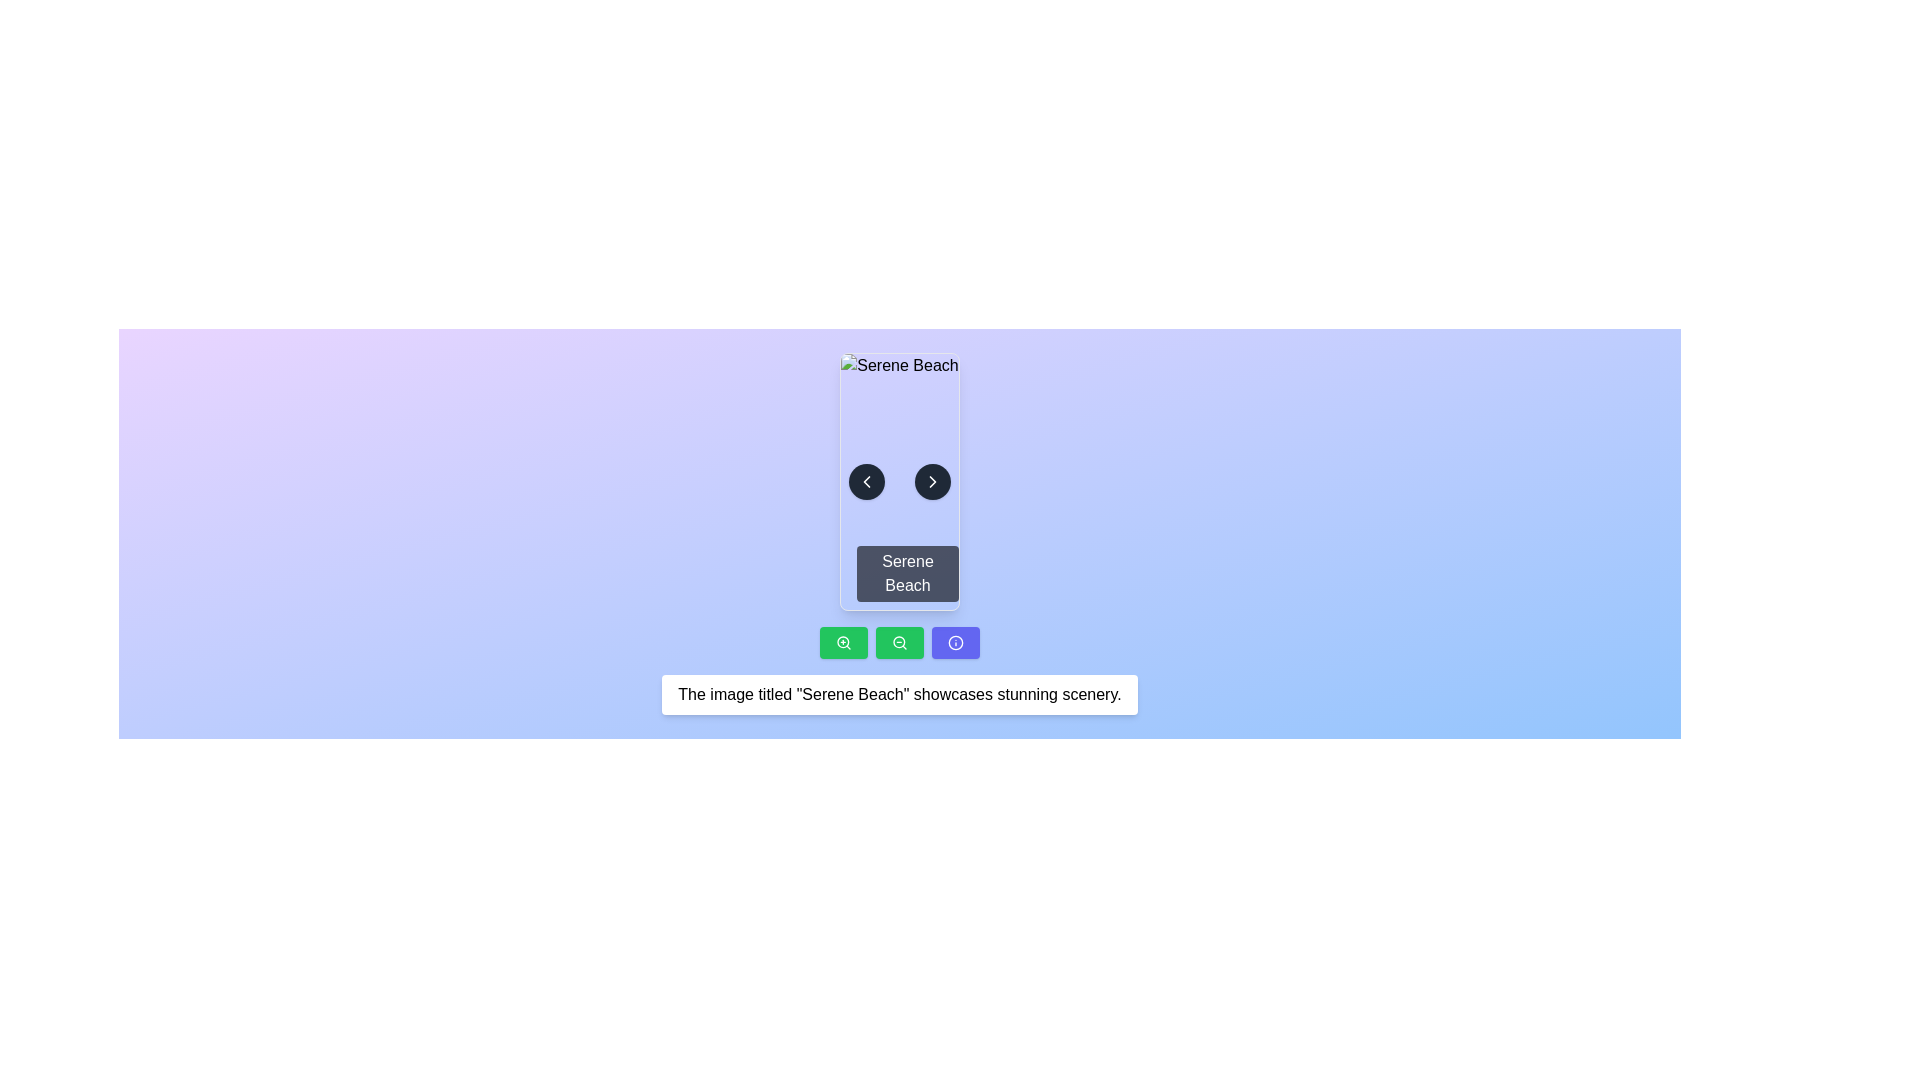  Describe the element at coordinates (867, 482) in the screenshot. I see `the left-pointing chevron icon within the circular button on the left side of the navigation control group` at that location.